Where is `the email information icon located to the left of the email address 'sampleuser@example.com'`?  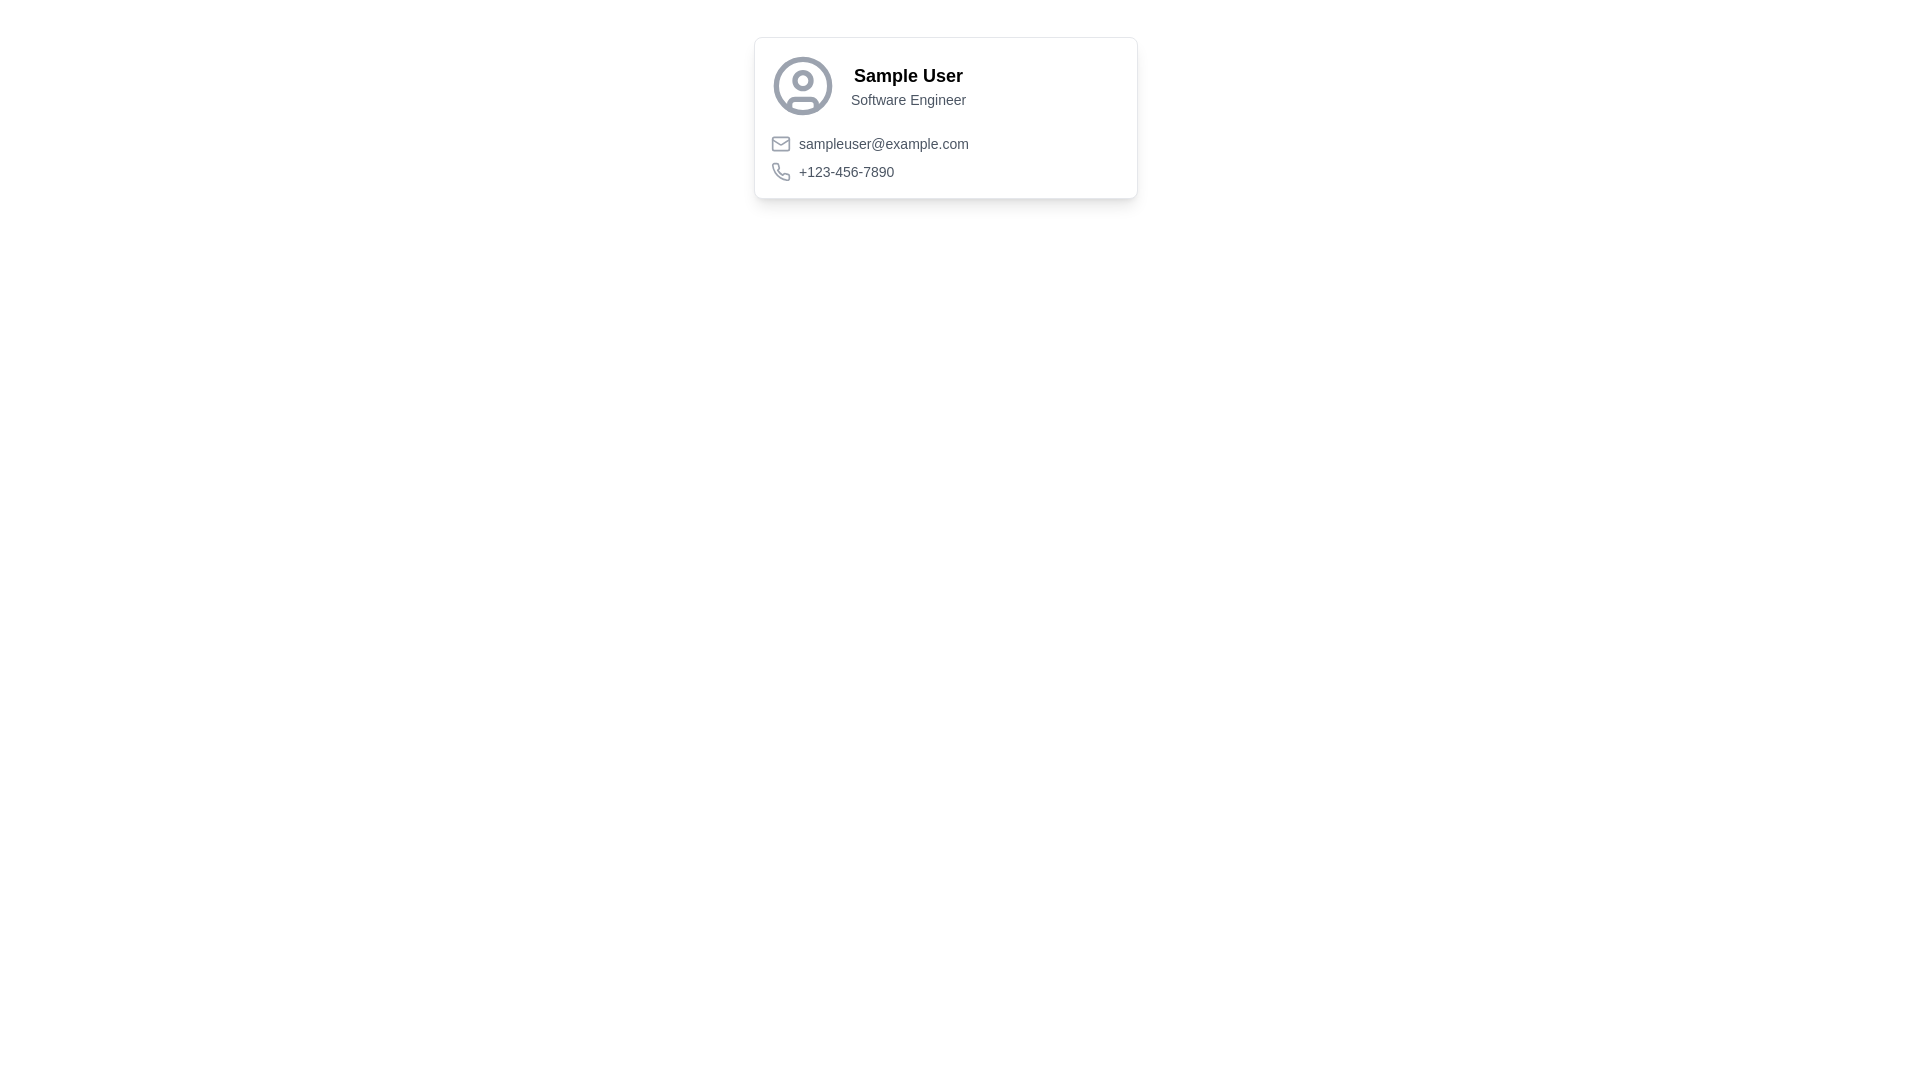
the email information icon located to the left of the email address 'sampleuser@example.com' is located at coordinates (780, 142).